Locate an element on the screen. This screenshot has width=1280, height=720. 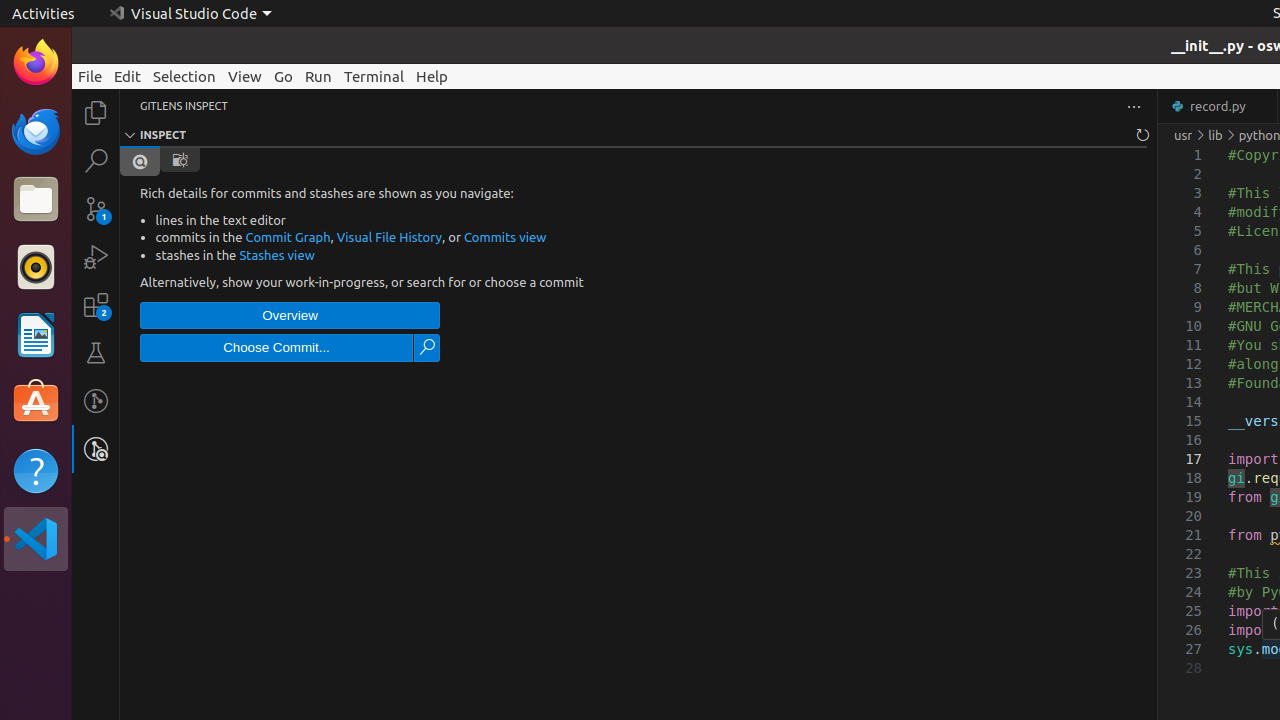
'Go' is located at coordinates (282, 75).